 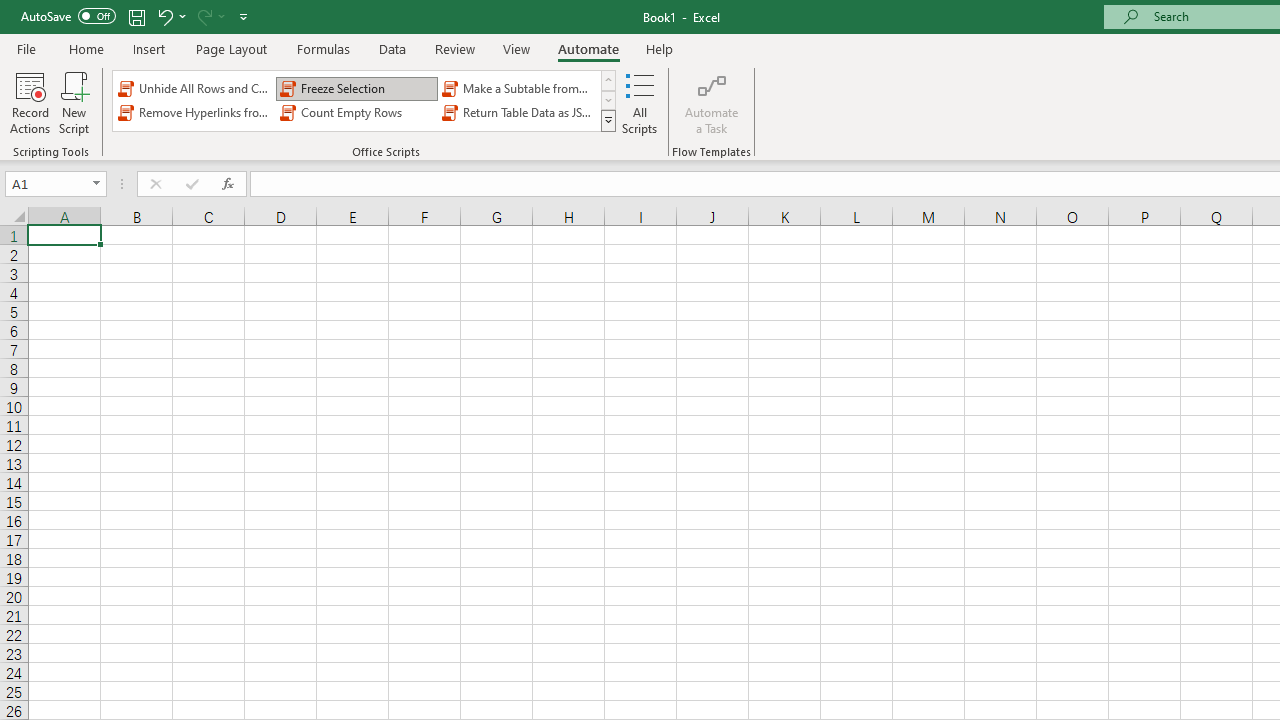 I want to click on 'Count Empty Rows', so click(x=357, y=113).